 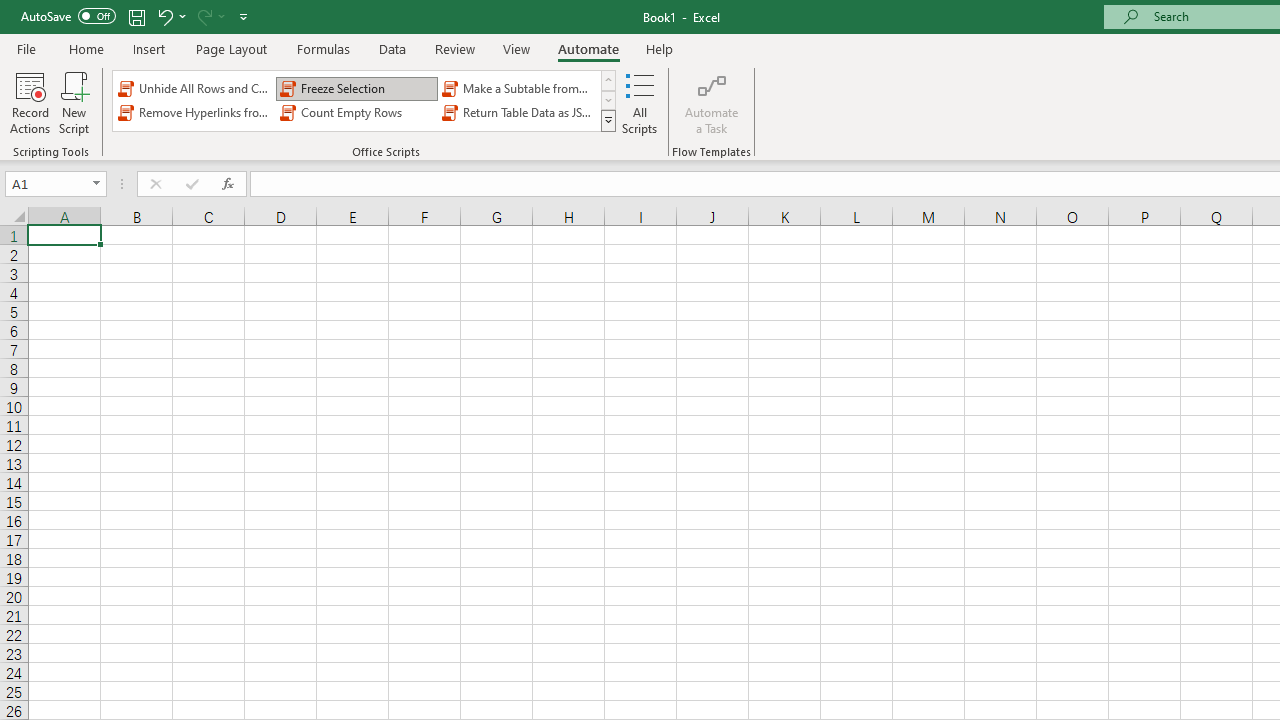 I want to click on 'Count Empty Rows', so click(x=357, y=113).